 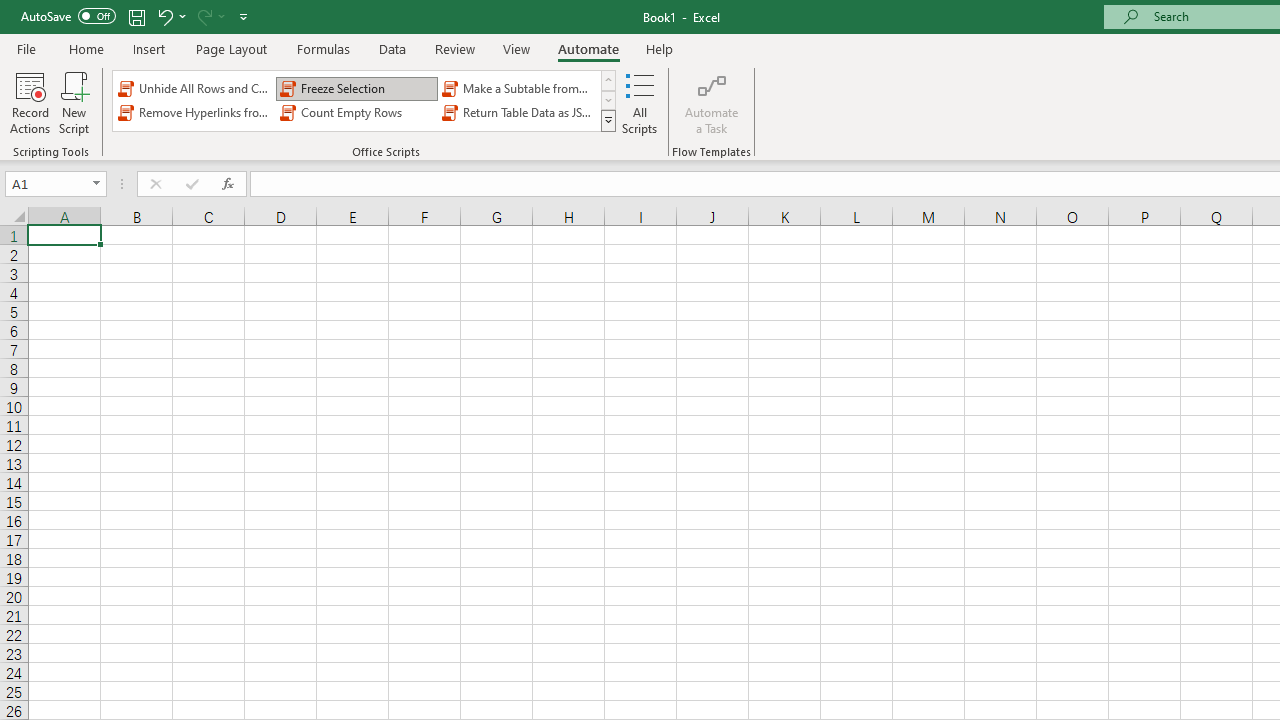 I want to click on 'Count Empty Rows', so click(x=357, y=113).